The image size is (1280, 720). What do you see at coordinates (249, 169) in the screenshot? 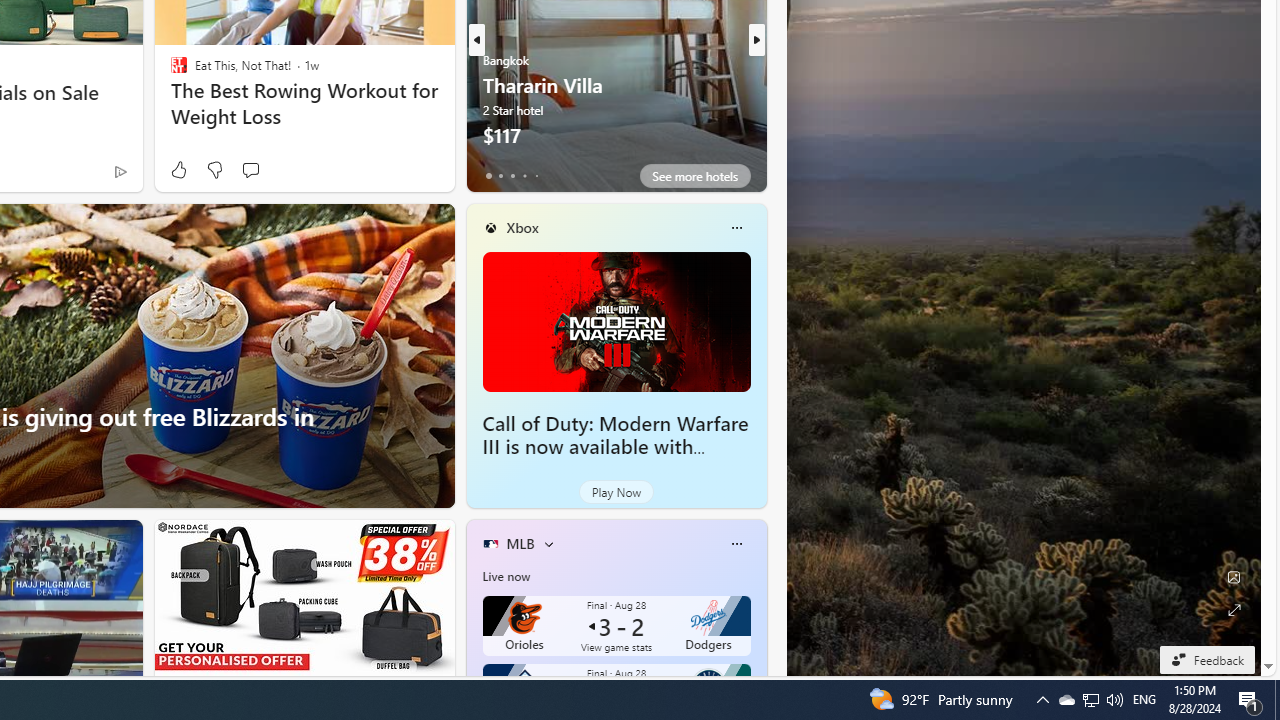
I see `'Start the conversation'` at bounding box center [249, 169].